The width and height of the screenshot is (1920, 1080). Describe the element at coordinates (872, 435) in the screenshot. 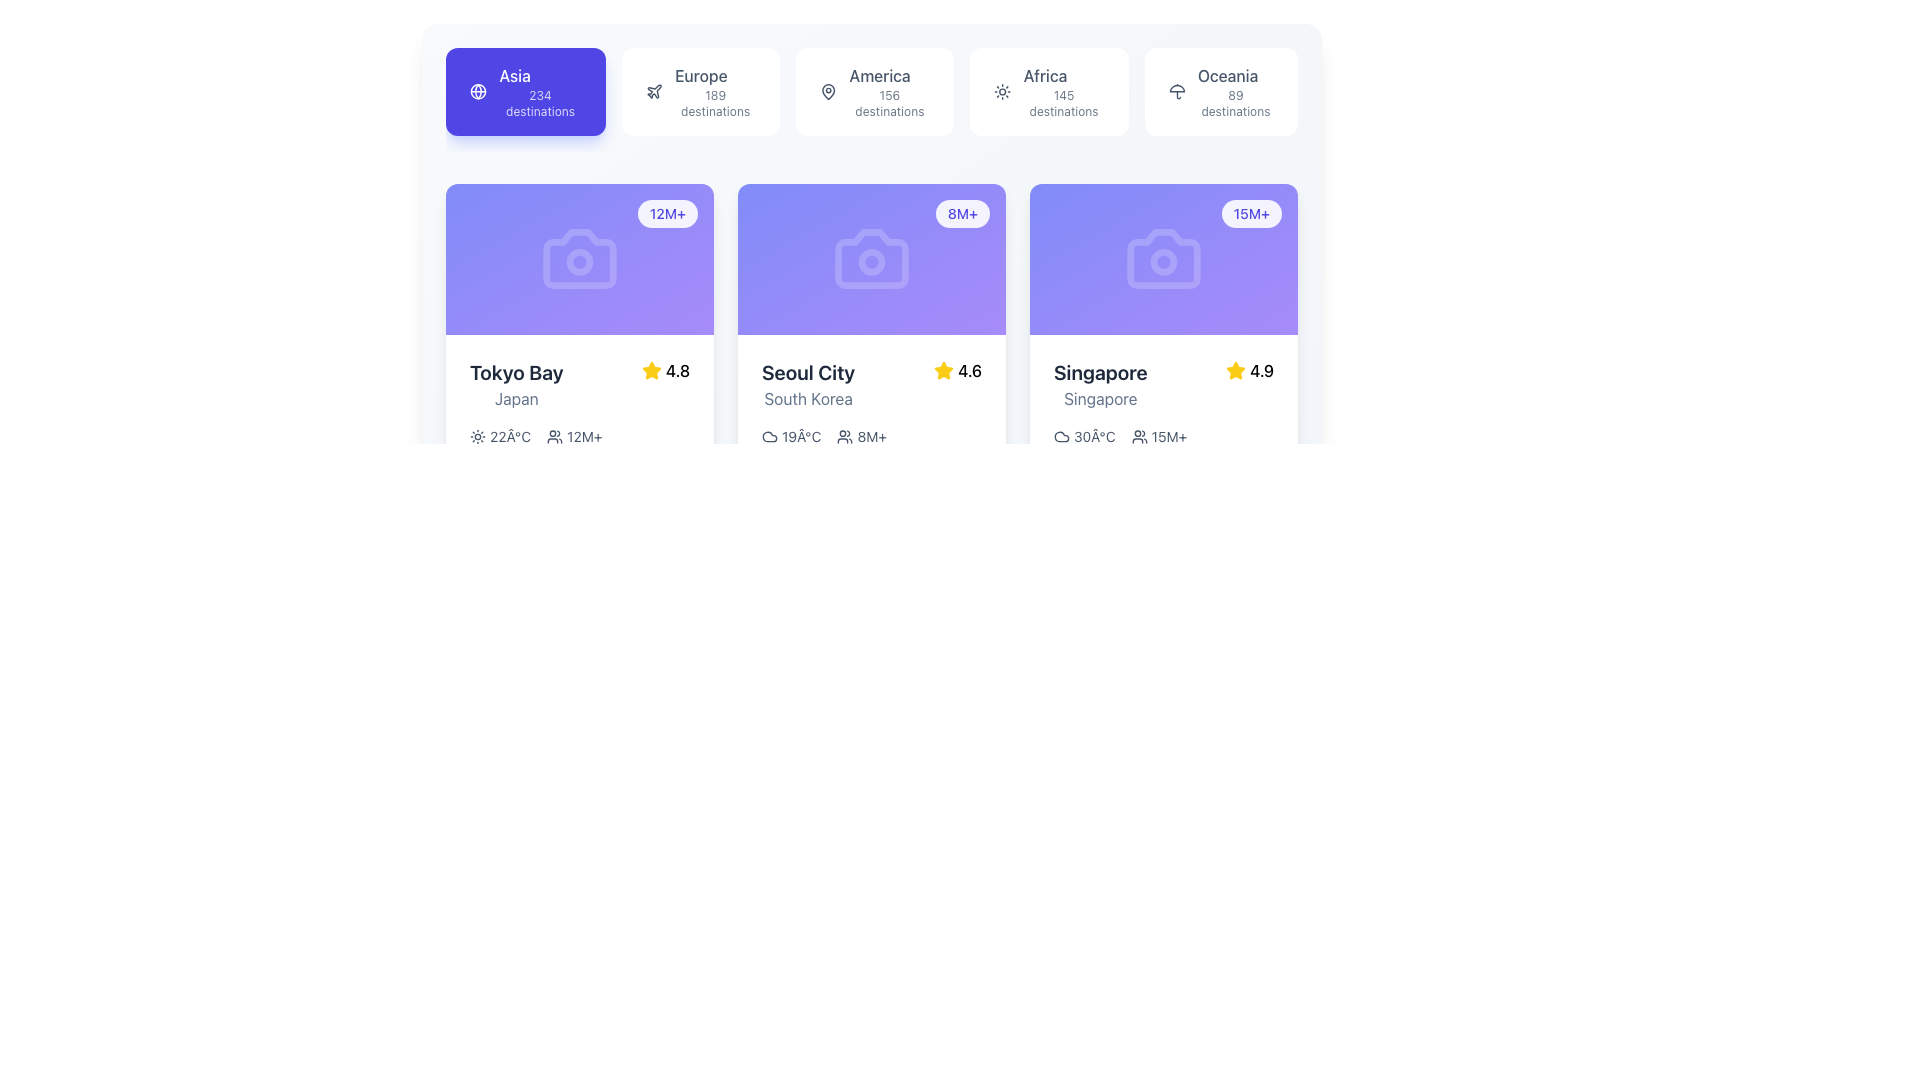

I see `the informational text label displaying the numerical figure '8M+' related to 'Seoul City', located to the right of the user silhouette icon` at that location.